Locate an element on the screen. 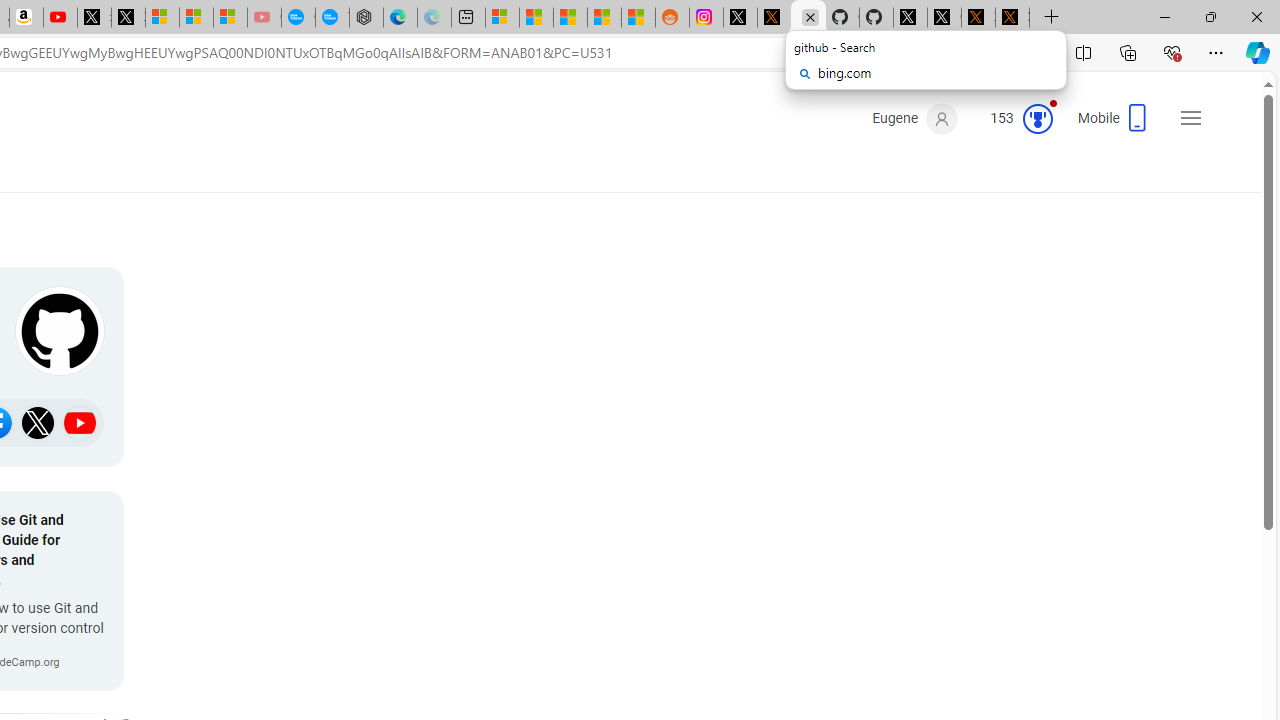  'Minimize' is located at coordinates (1164, 16).